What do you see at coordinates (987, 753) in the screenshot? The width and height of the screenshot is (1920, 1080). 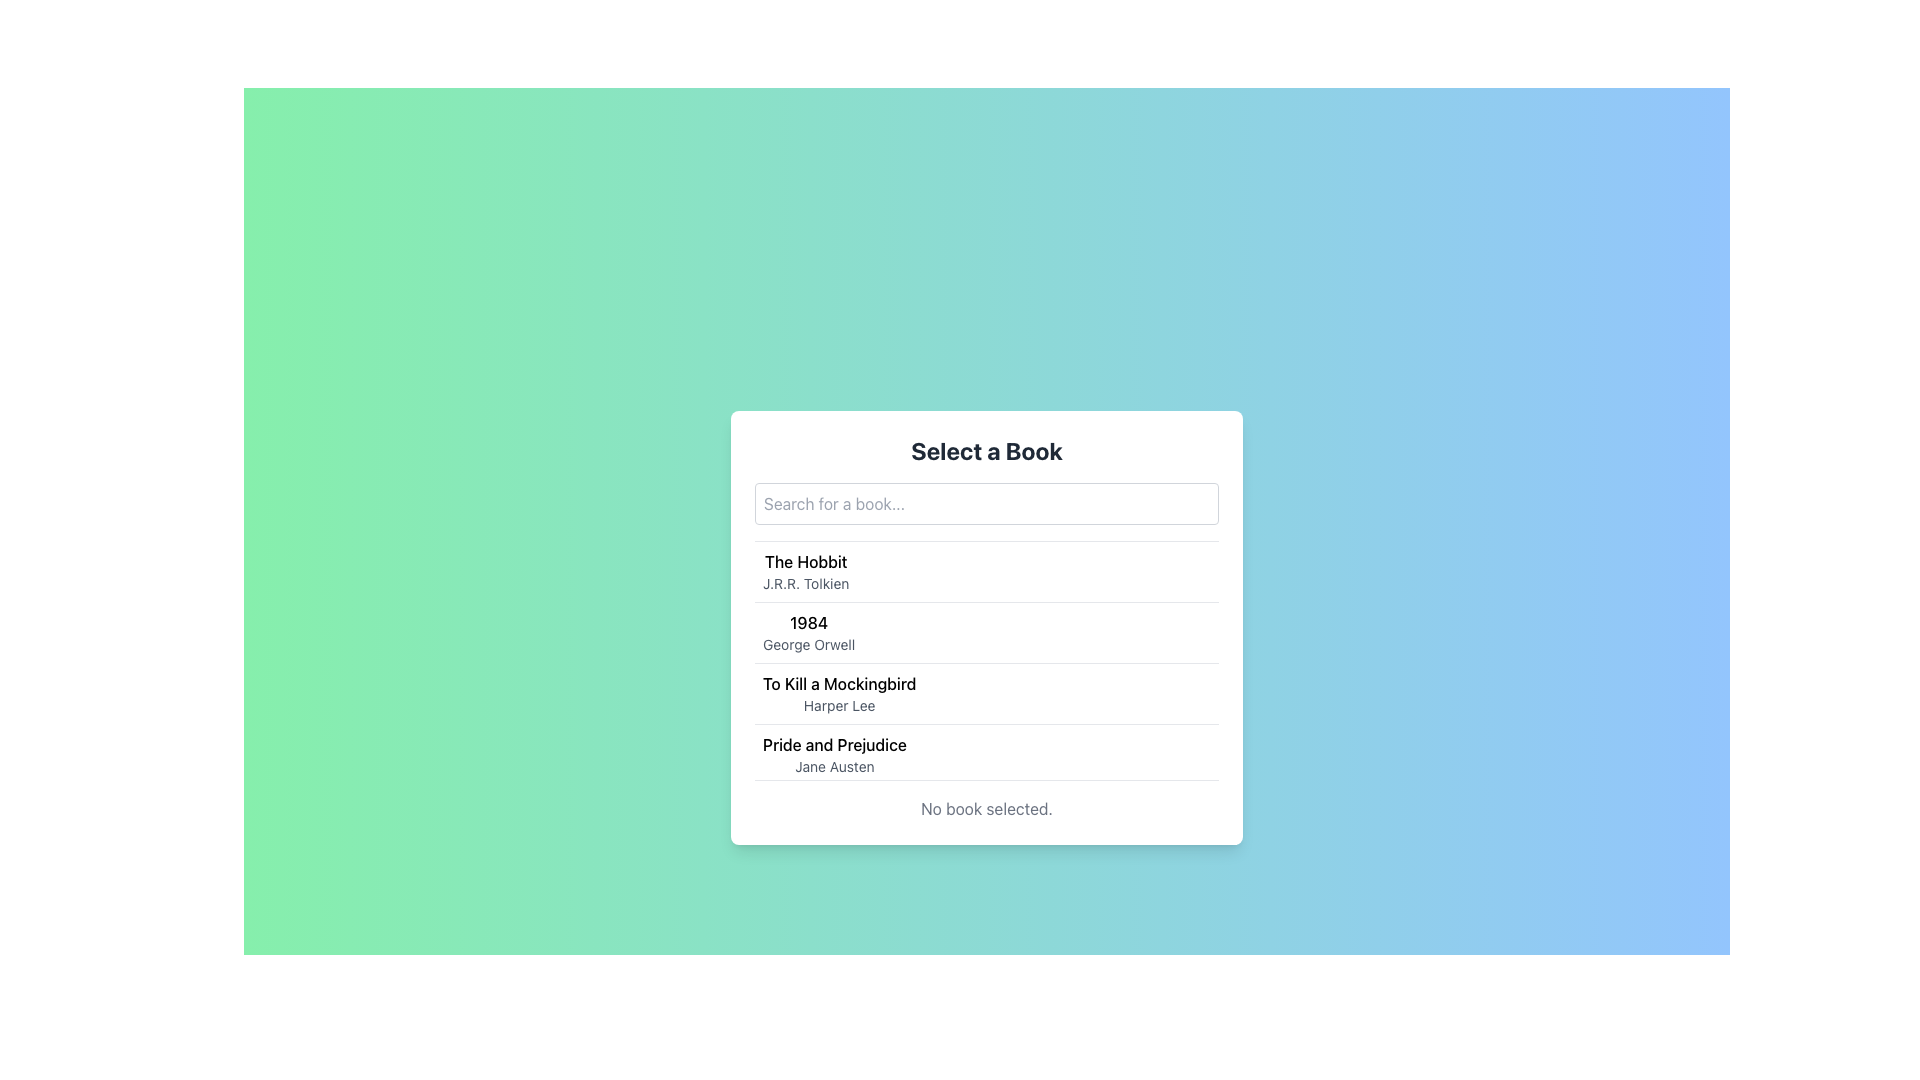 I see `the bottom-most list item that signifies the book 'Pride and Prejudice' by 'Jane Austen'` at bounding box center [987, 753].